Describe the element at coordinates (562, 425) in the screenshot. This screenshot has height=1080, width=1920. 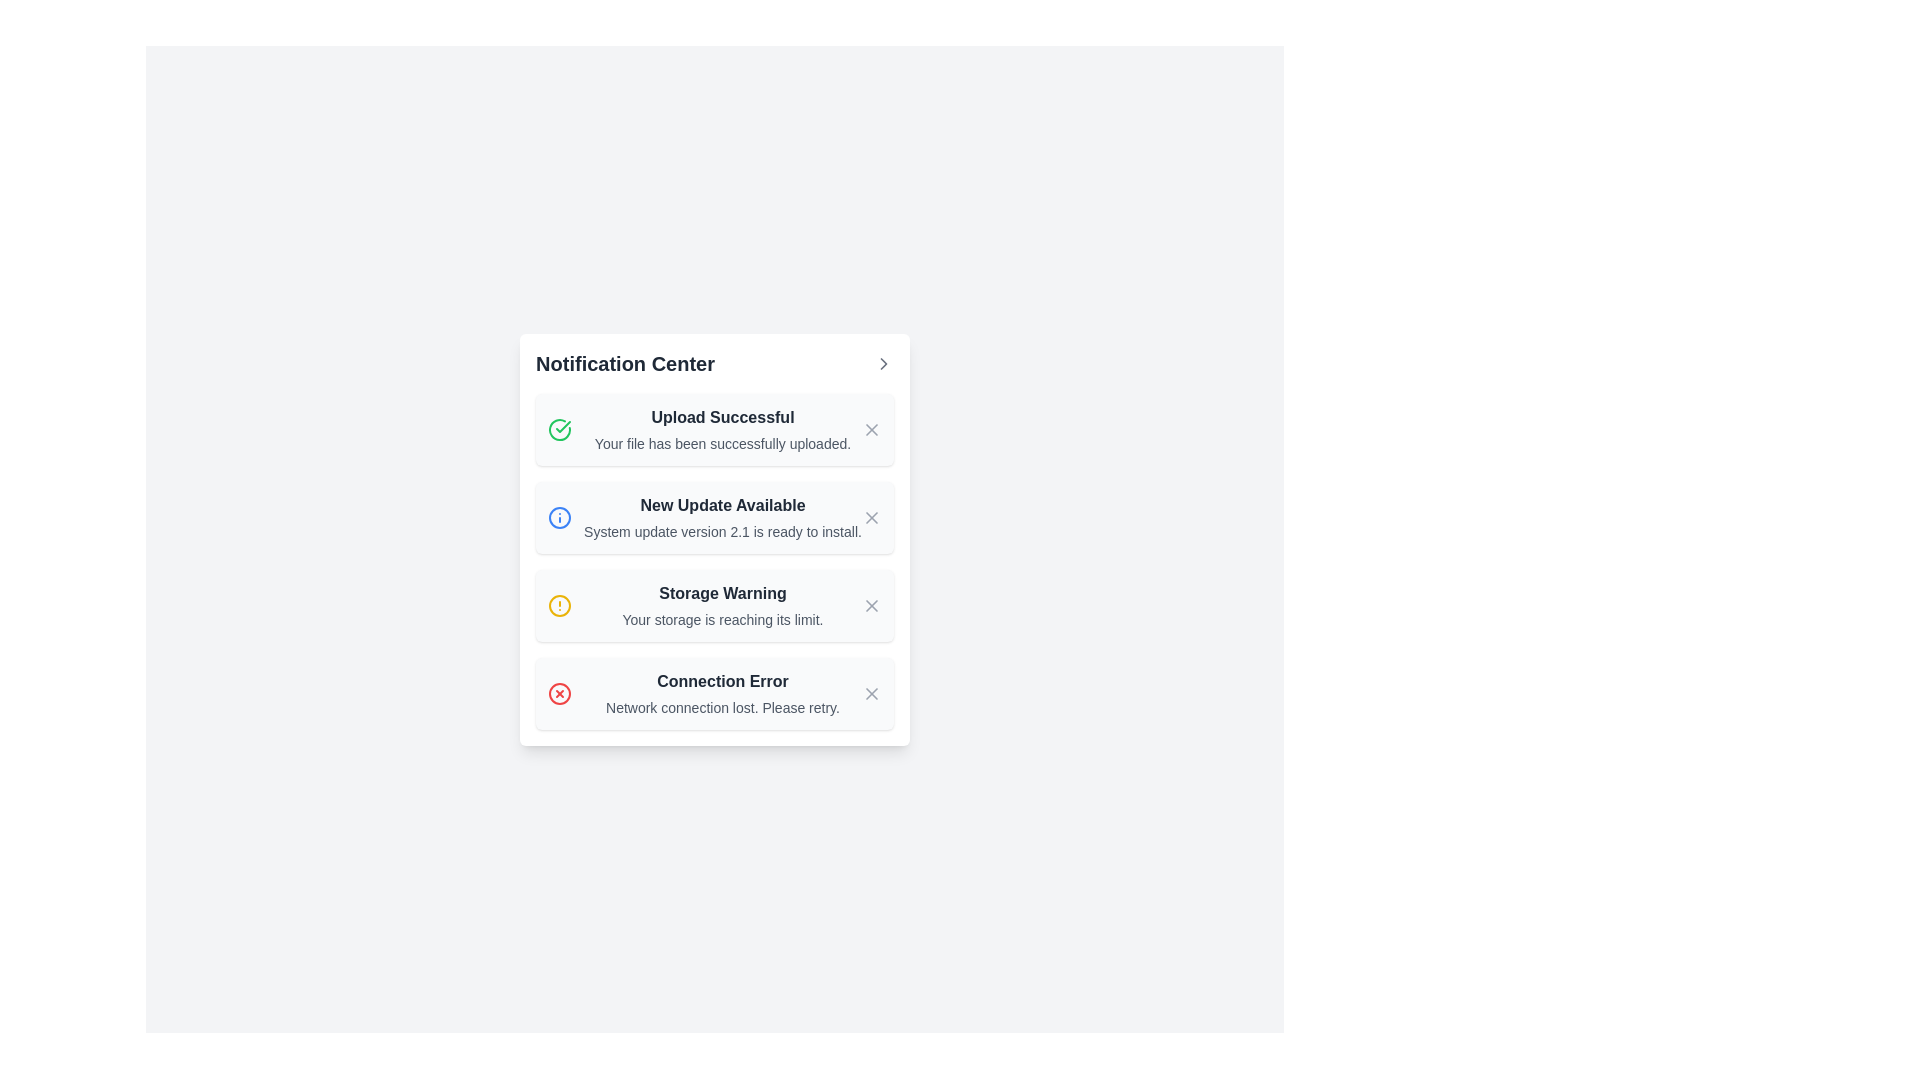
I see `the decorative icon indicating a successful action related to the 'Upload Successful' notification, located on the left side of the notification tile` at that location.